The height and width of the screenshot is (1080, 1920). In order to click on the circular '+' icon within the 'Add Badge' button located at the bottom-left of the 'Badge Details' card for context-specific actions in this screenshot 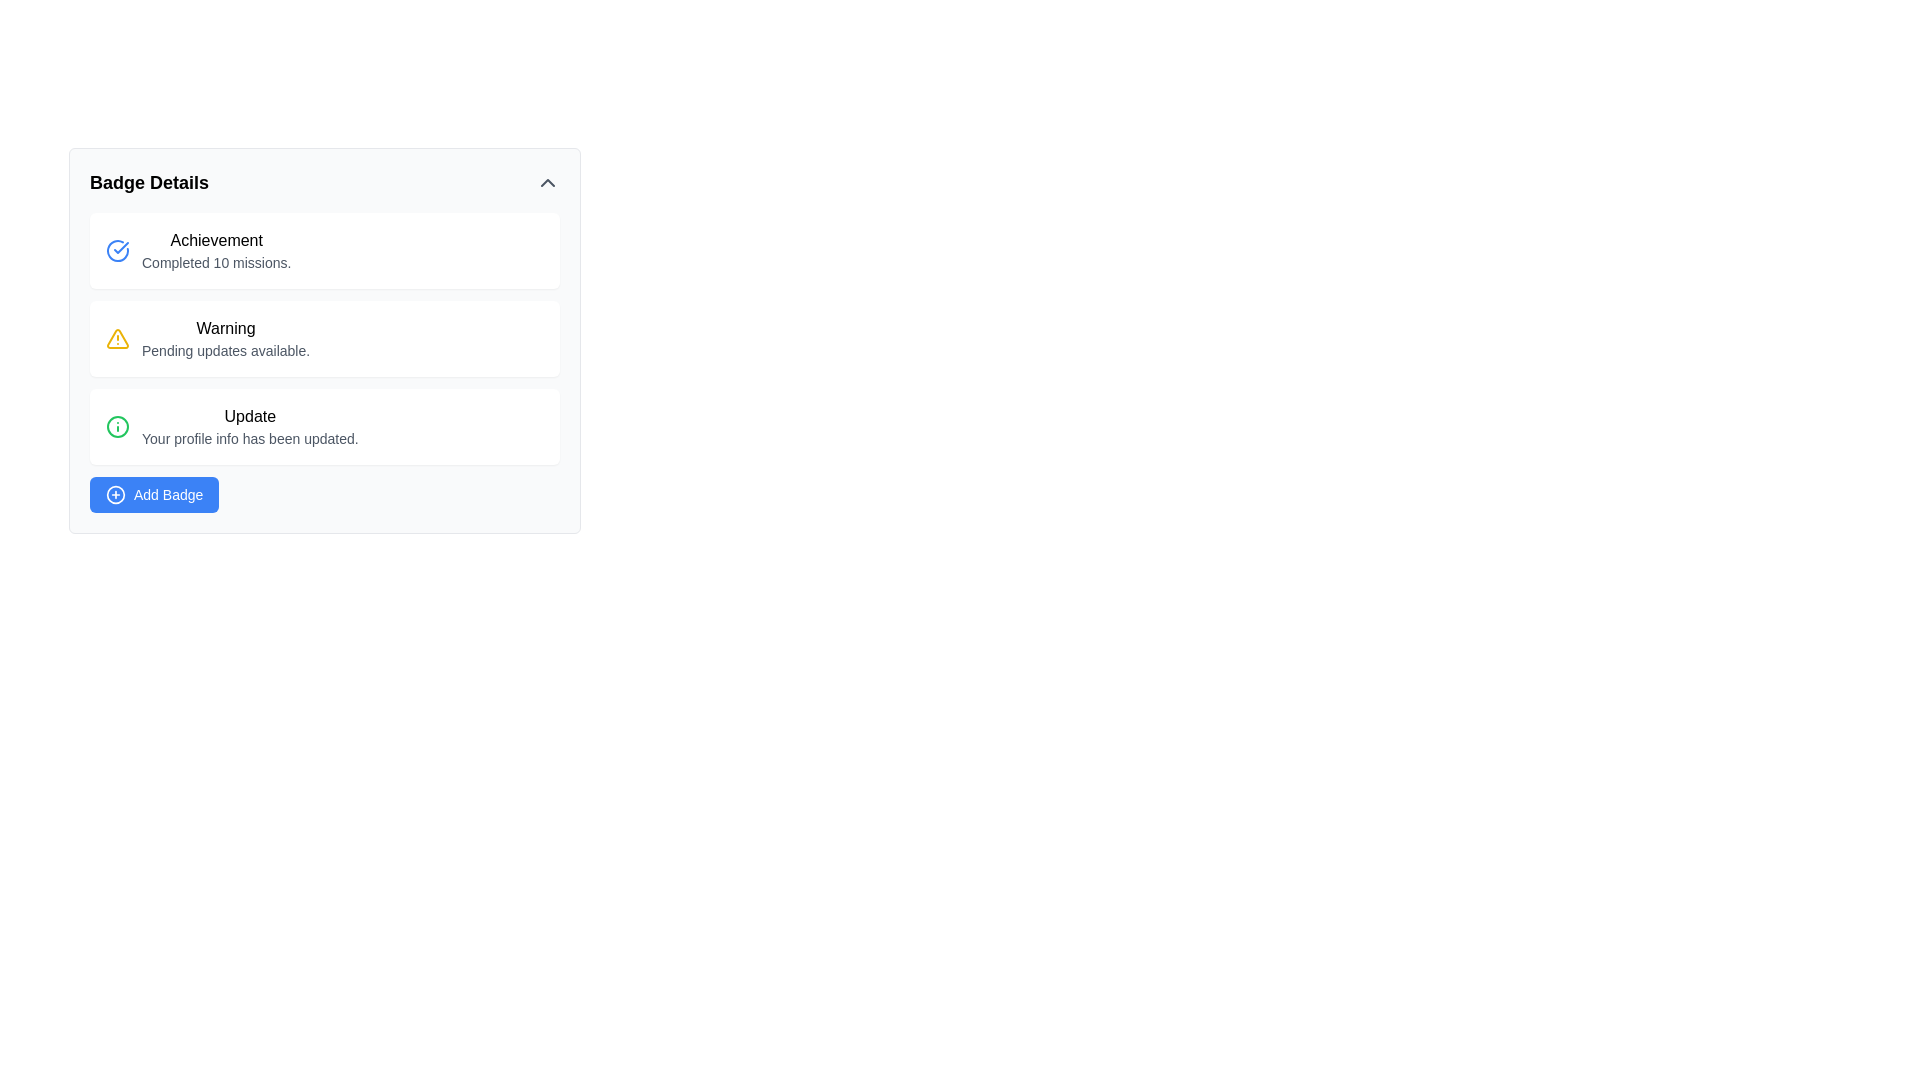, I will do `click(114, 494)`.